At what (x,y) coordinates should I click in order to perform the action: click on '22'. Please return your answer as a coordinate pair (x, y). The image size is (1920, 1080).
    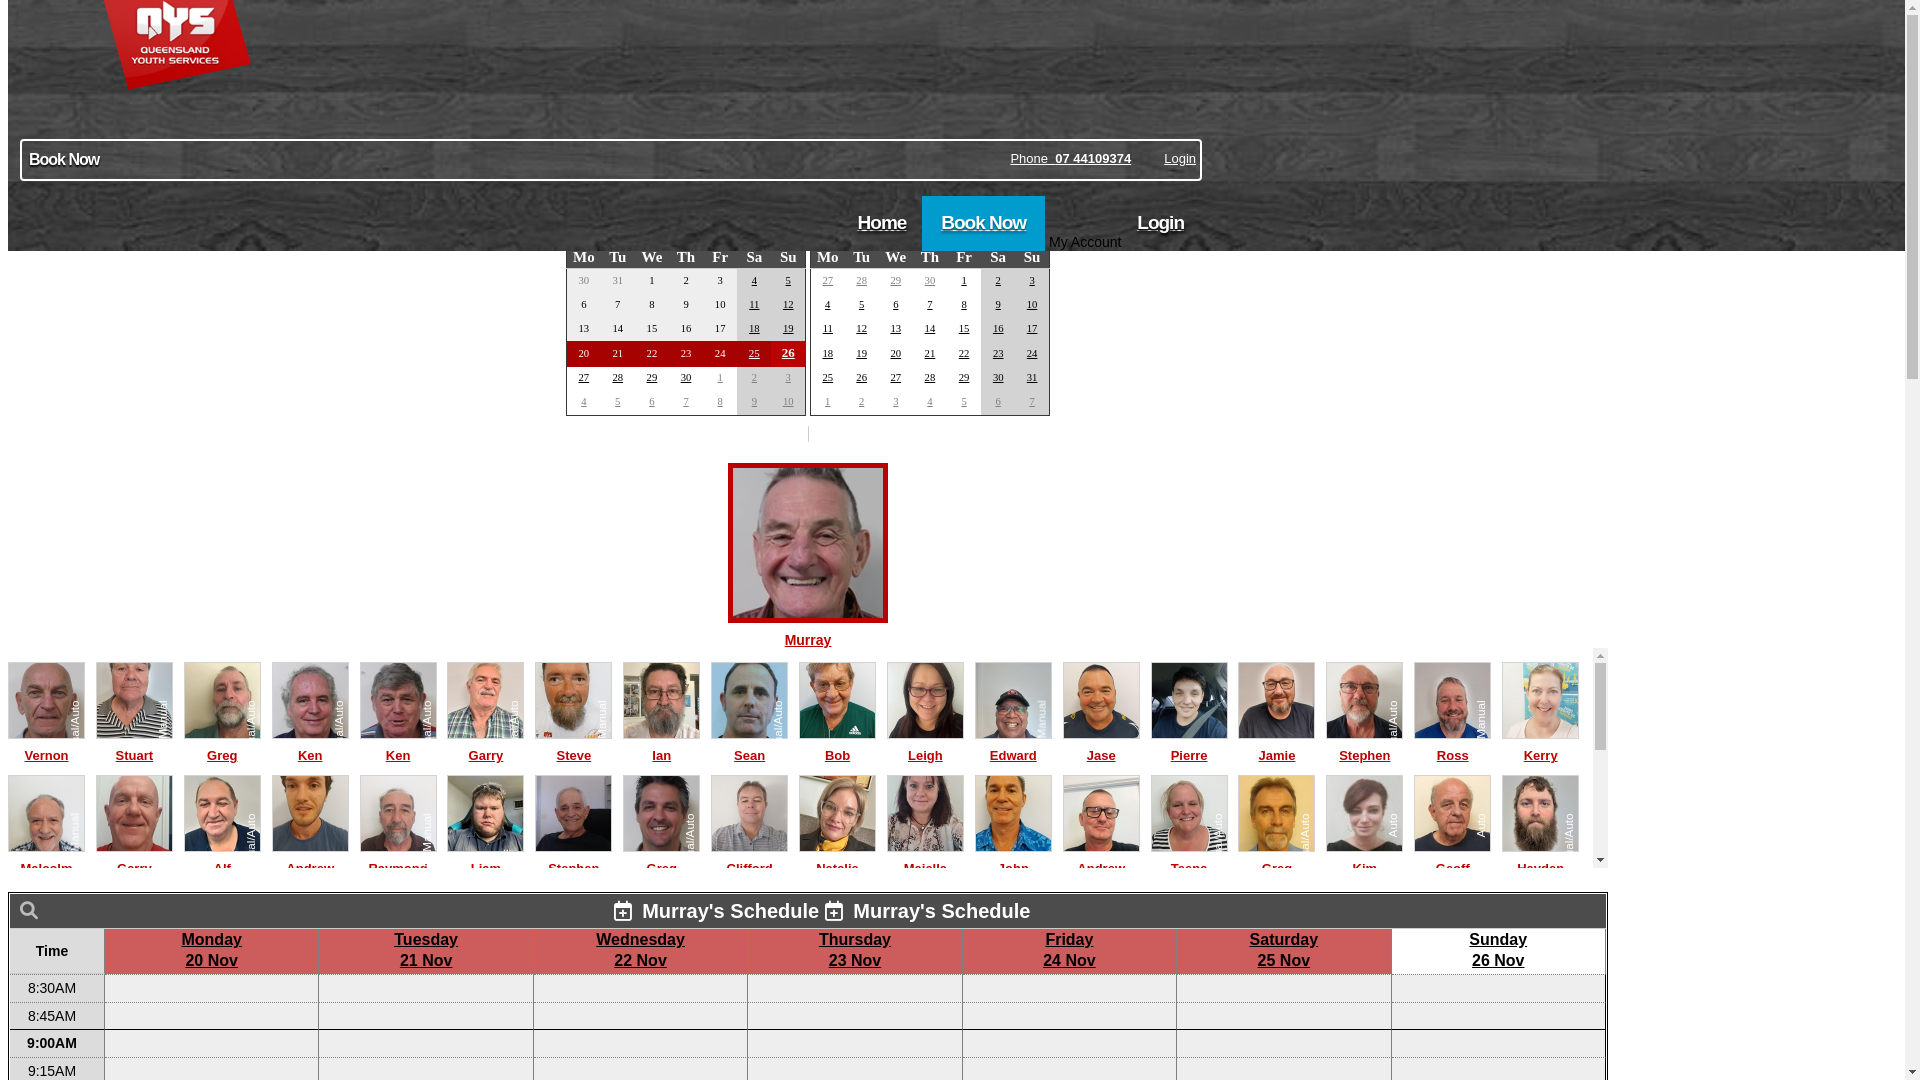
    Looking at the image, I should click on (964, 352).